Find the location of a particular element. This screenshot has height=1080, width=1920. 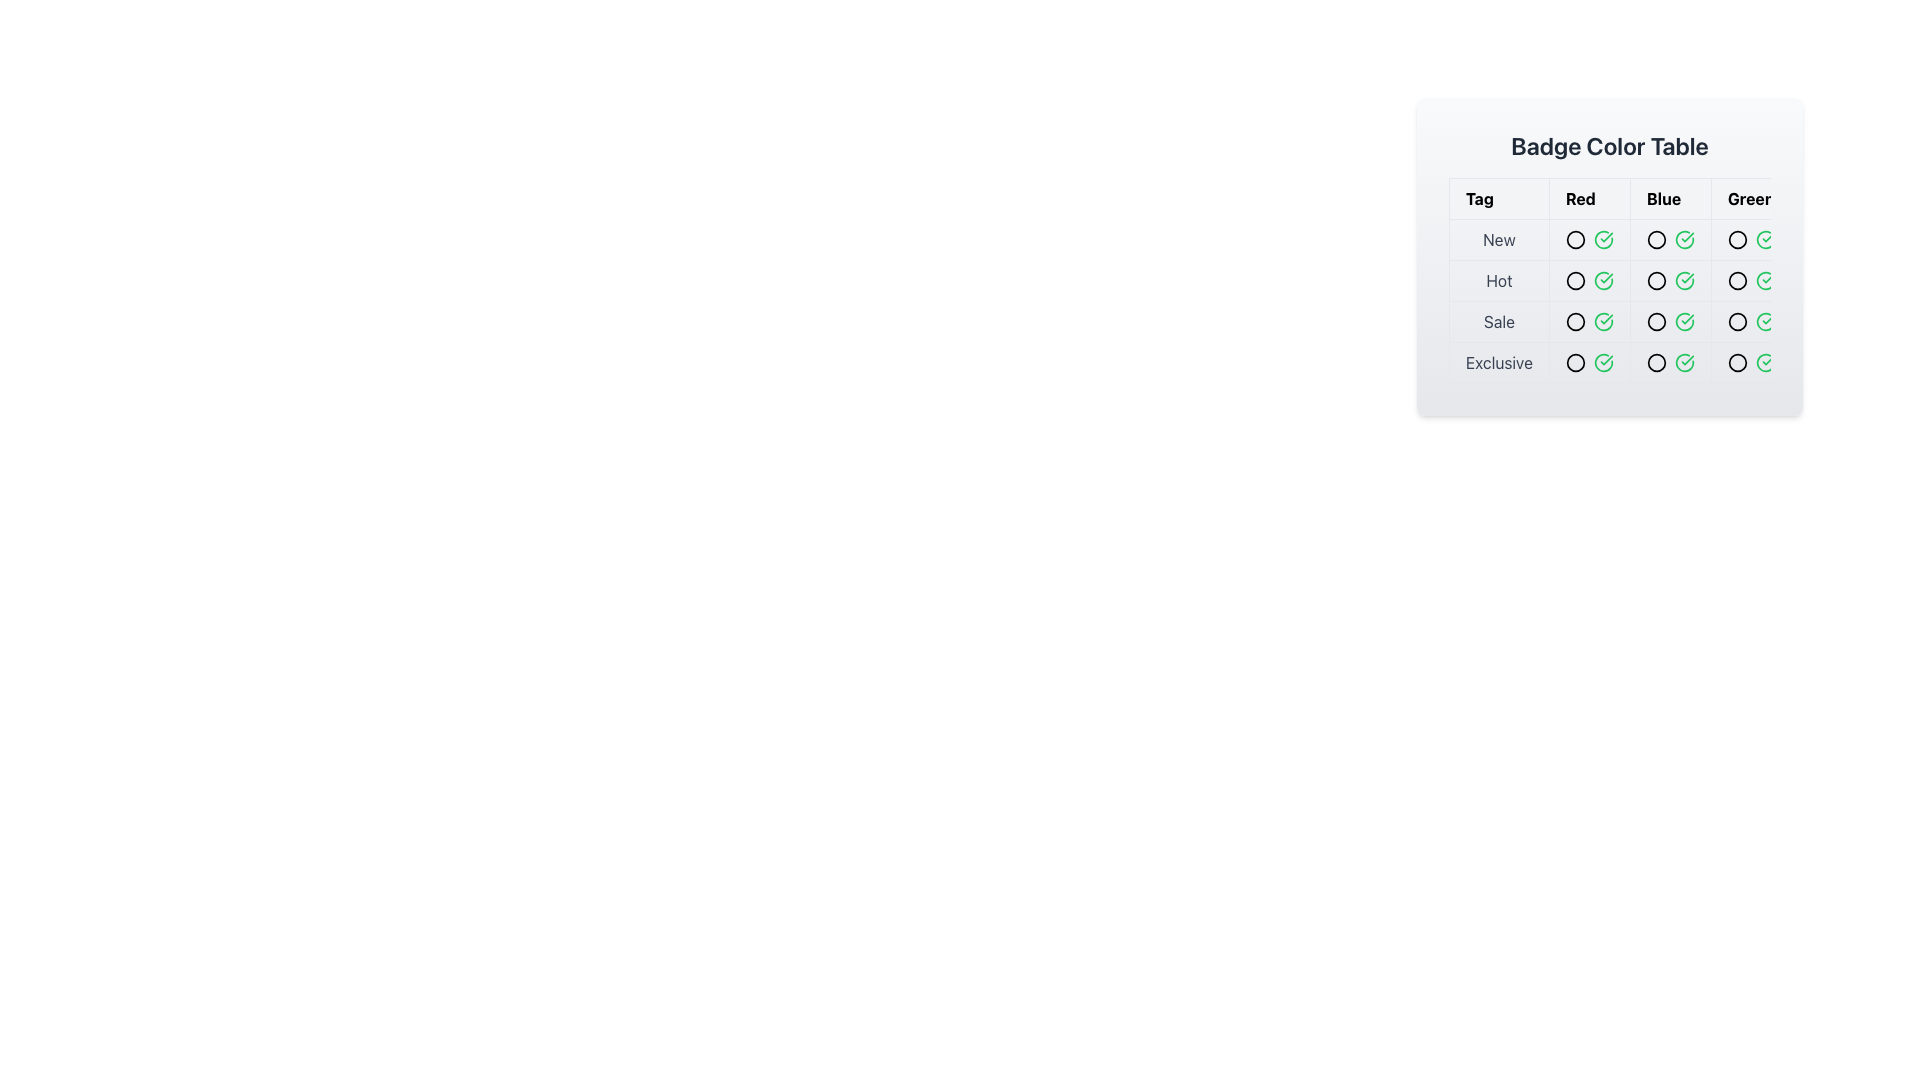

the Circle Icon in the 'Green' column of the 'Badge Color Table' which indicates the 'New' status is located at coordinates (1736, 238).